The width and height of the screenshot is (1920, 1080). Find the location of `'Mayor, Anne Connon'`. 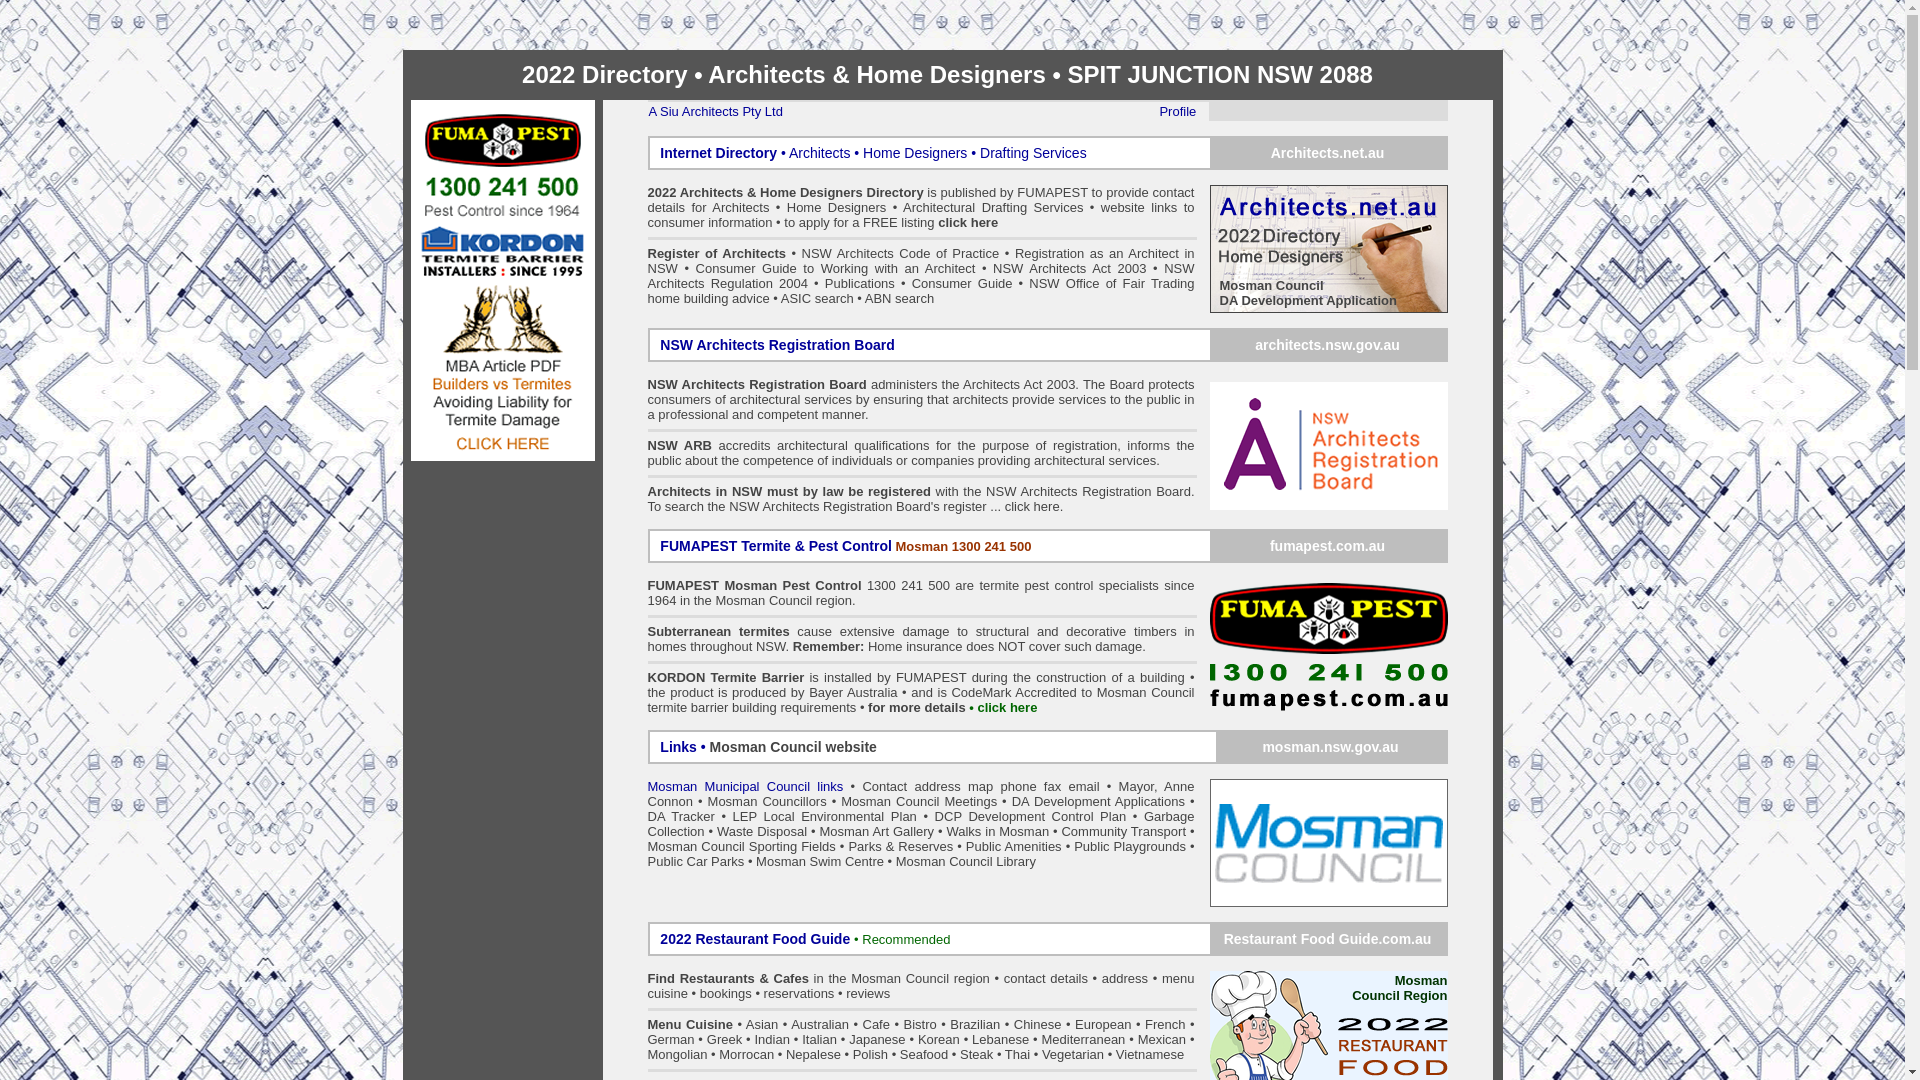

'Mayor, Anne Connon' is located at coordinates (920, 793).